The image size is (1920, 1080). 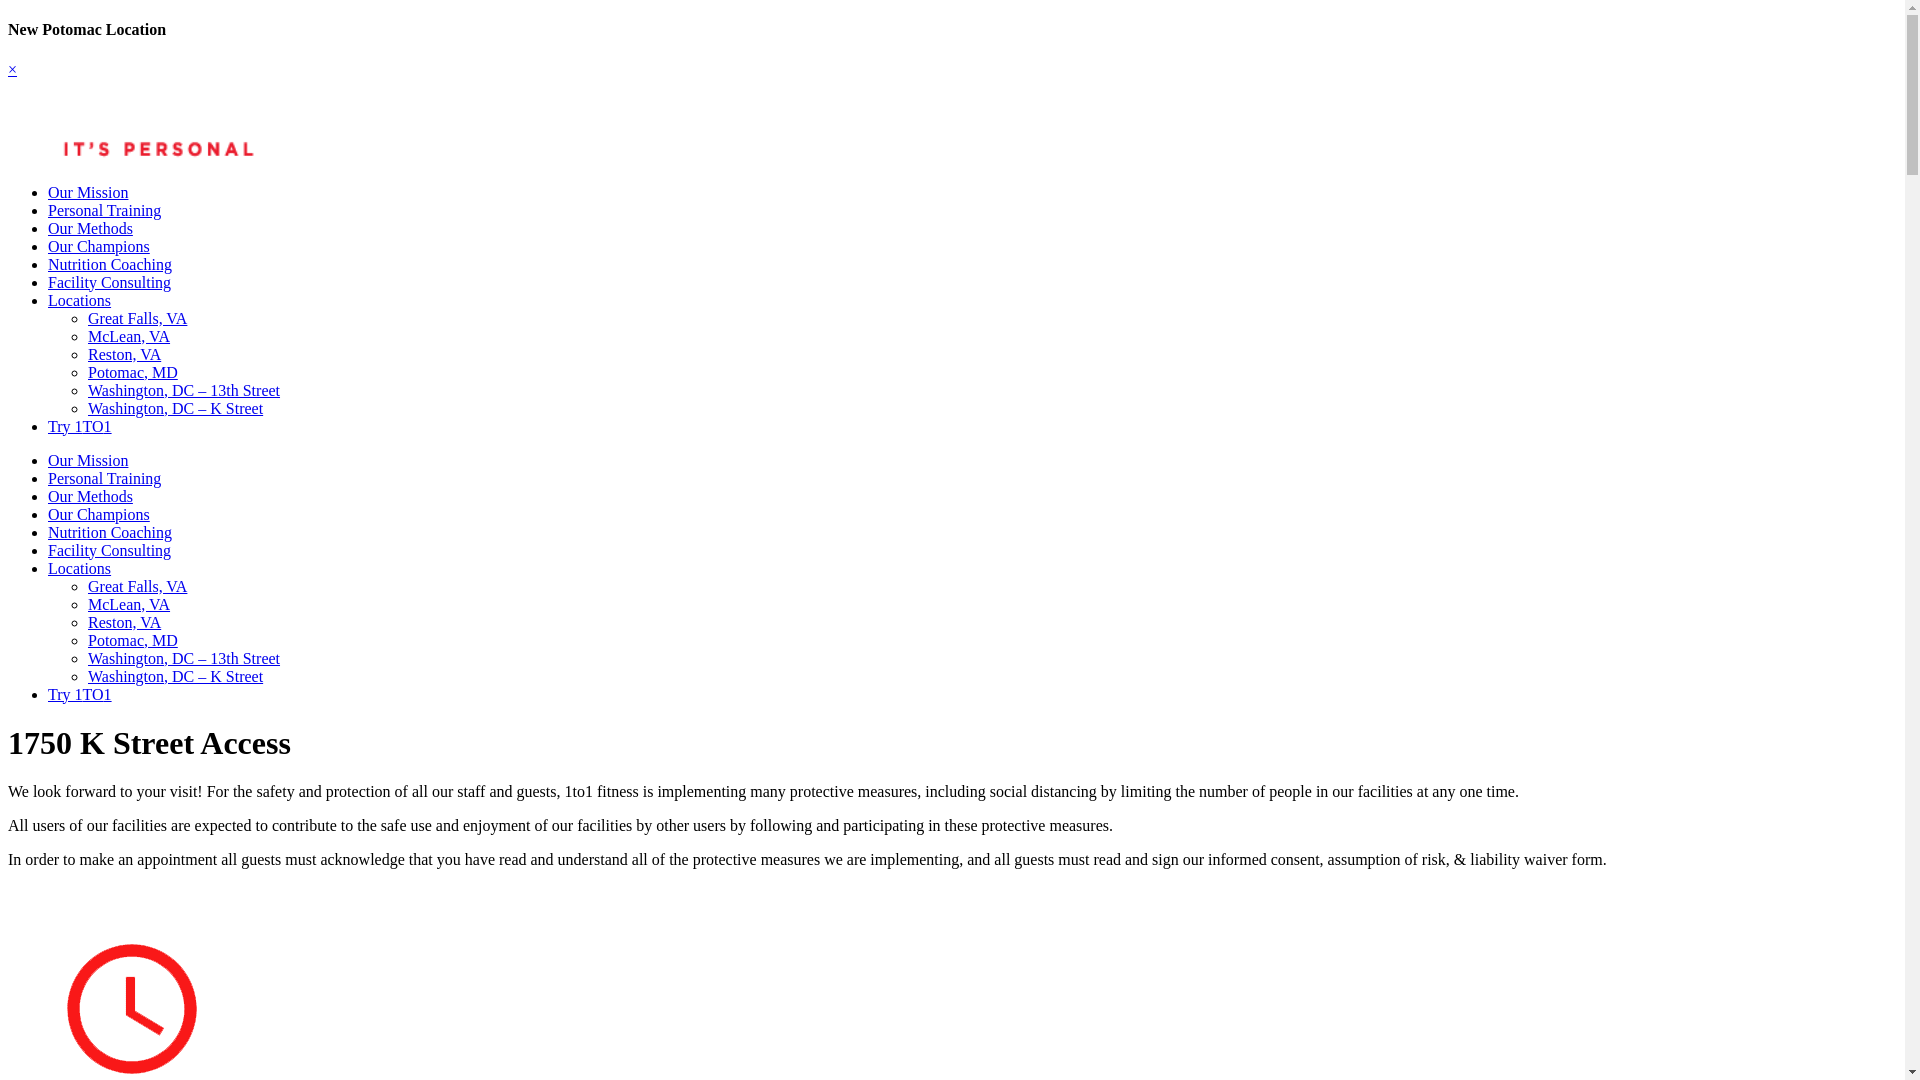 I want to click on 'Try 1TO1', so click(x=80, y=693).